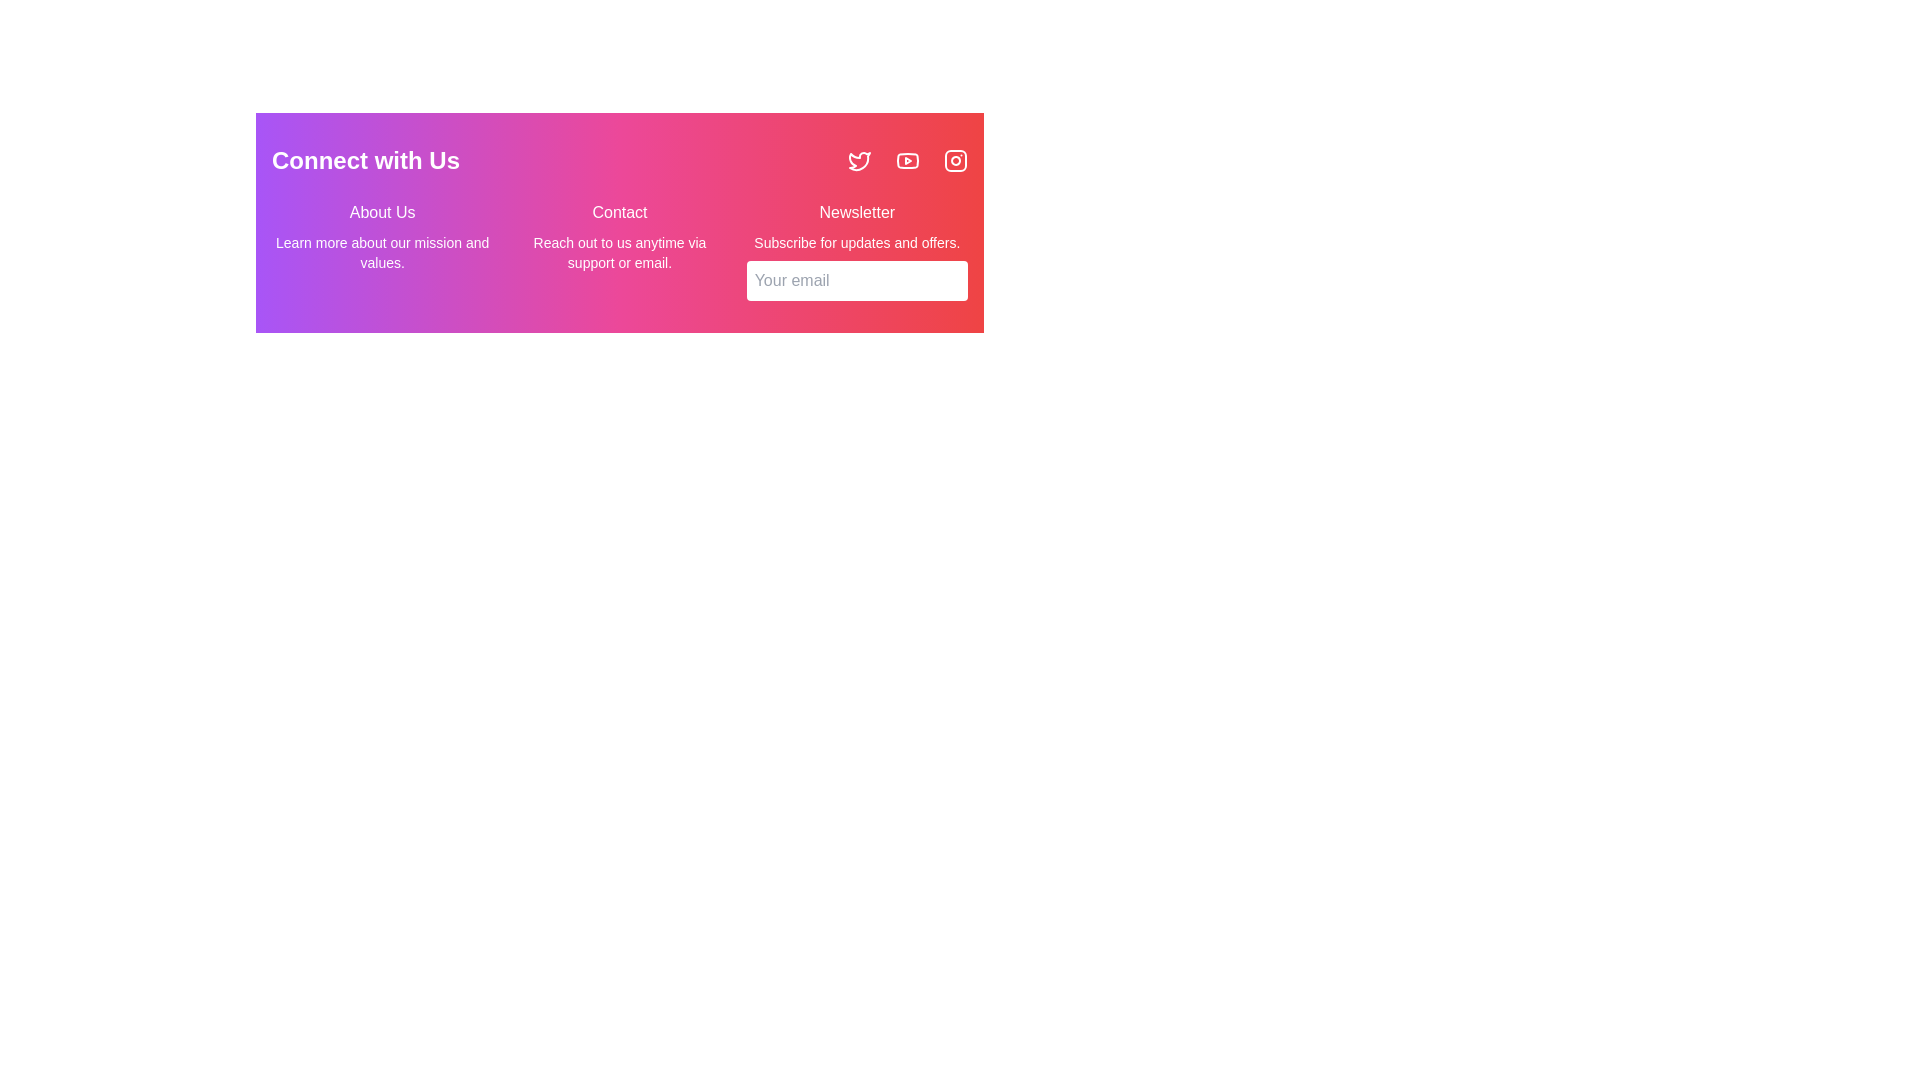  Describe the element at coordinates (859, 160) in the screenshot. I see `the leftmost social media icon link in the top-right corner of the red gradient section` at that location.